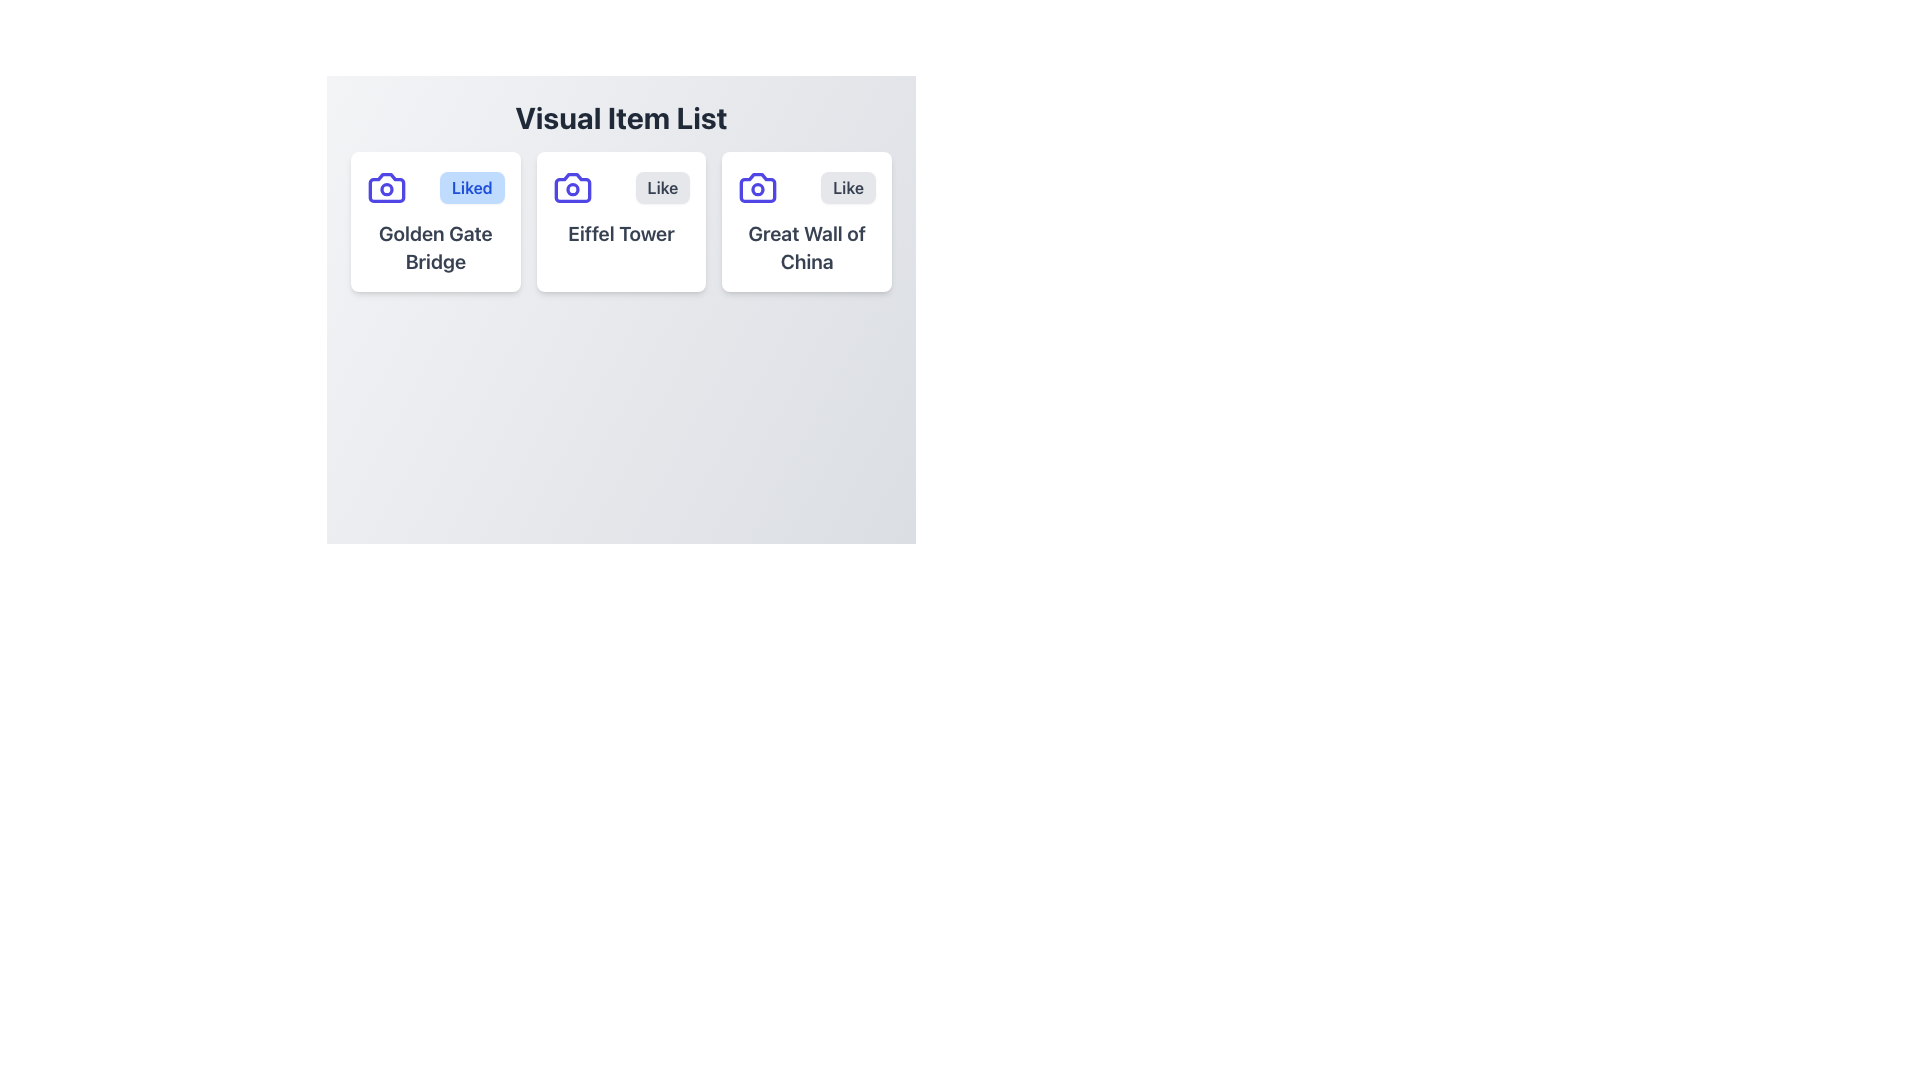  What do you see at coordinates (620, 297) in the screenshot?
I see `the center of the modal popup window` at bounding box center [620, 297].